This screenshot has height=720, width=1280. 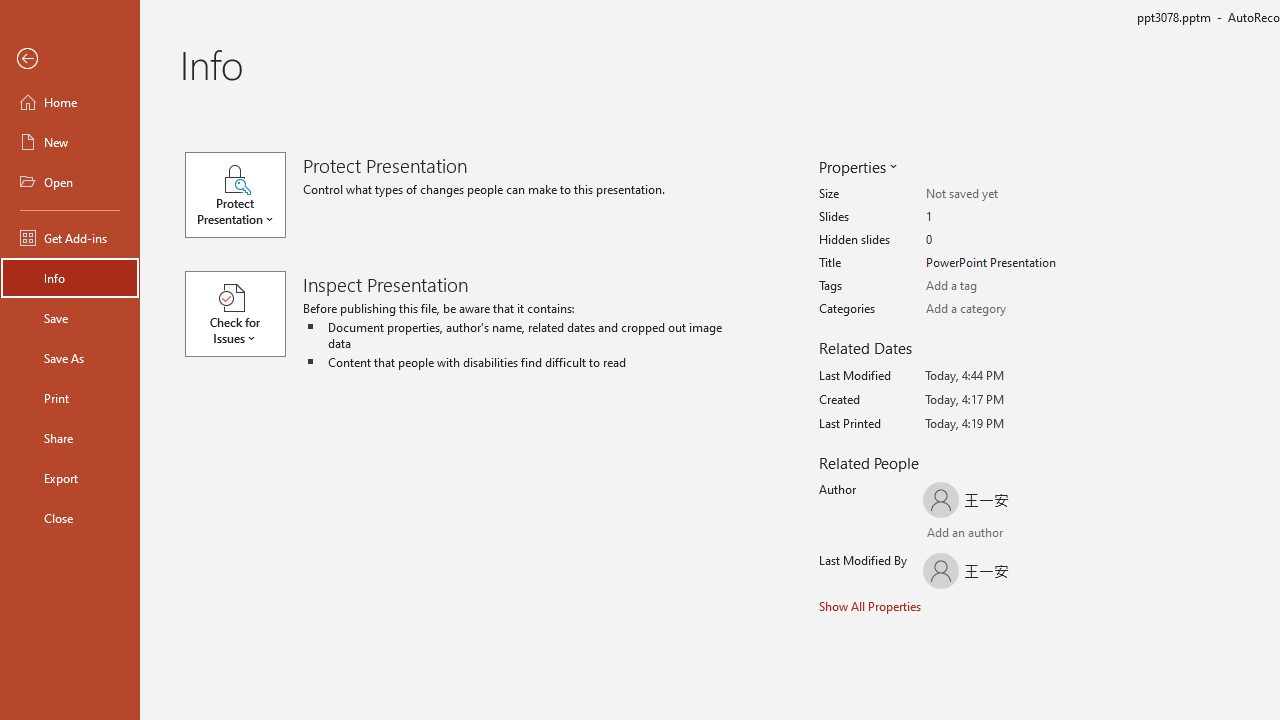 I want to click on 'New', so click(x=69, y=140).